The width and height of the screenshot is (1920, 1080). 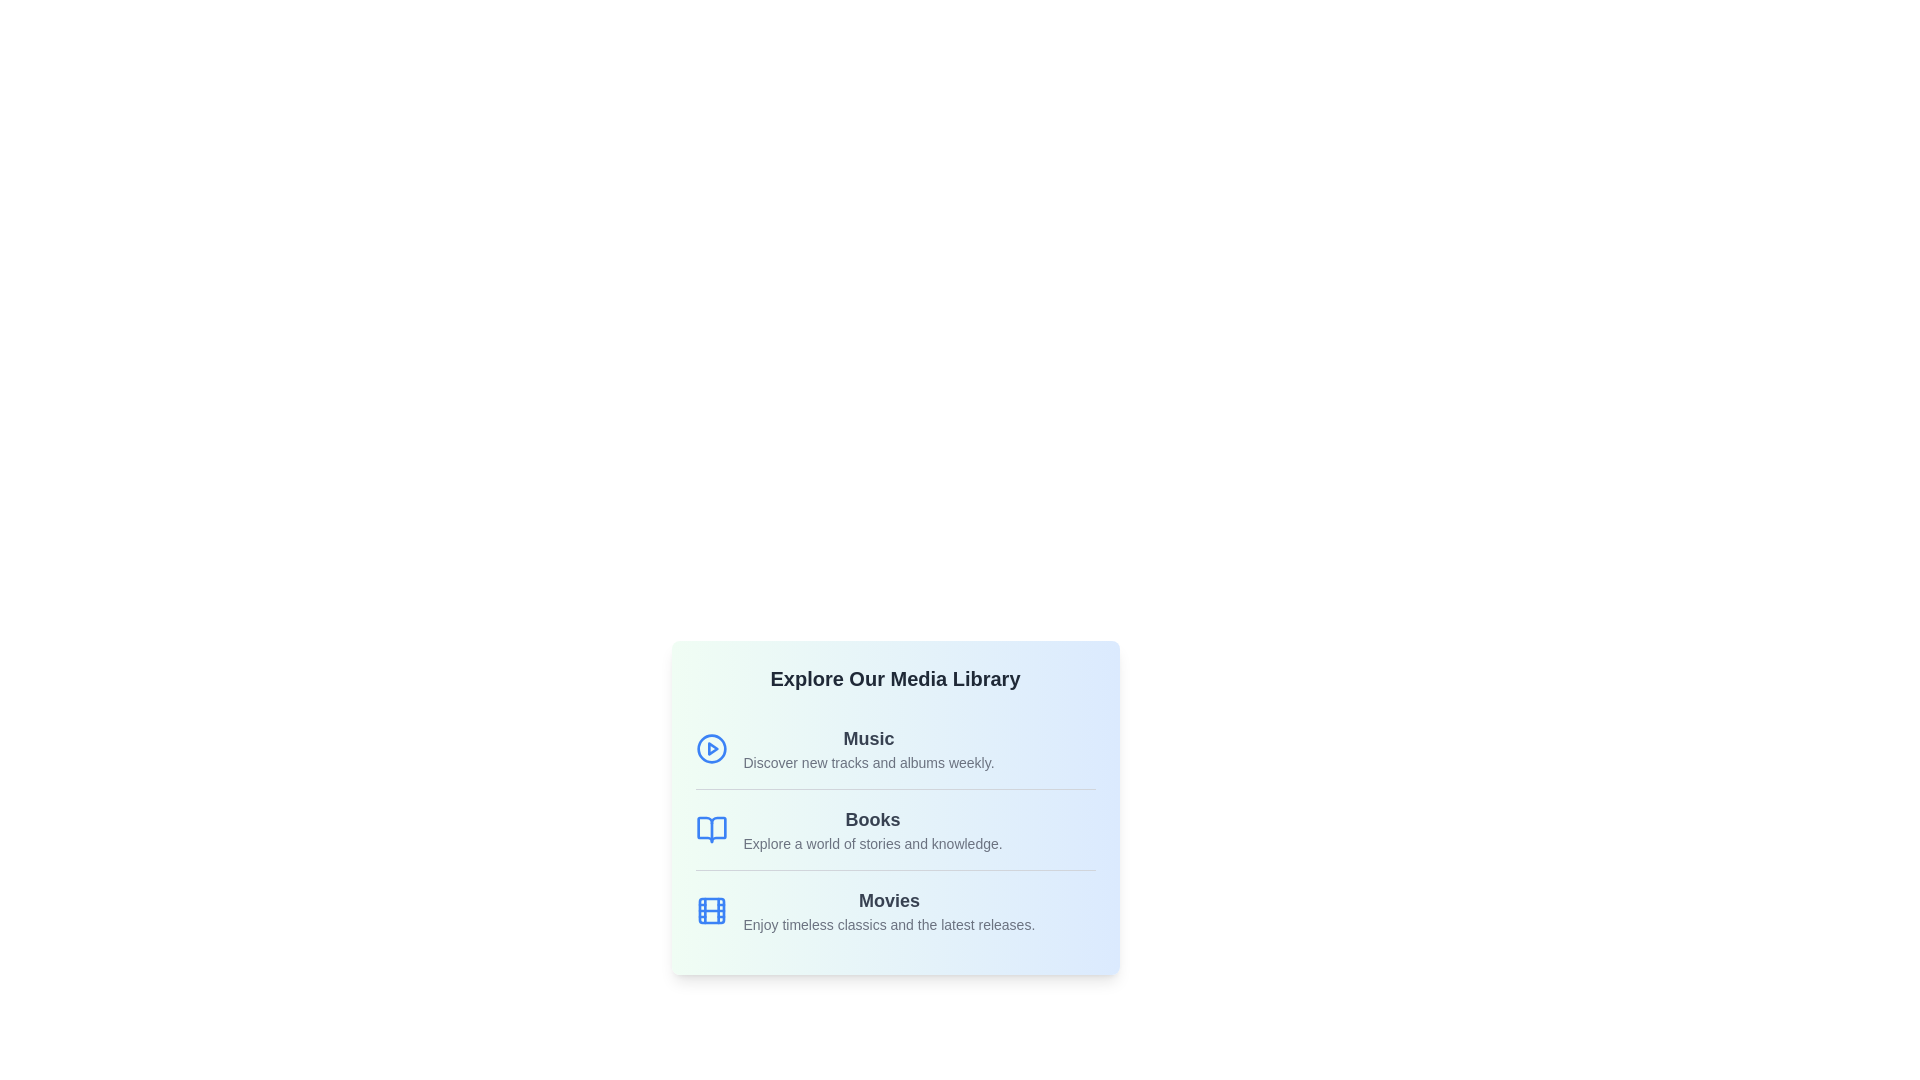 What do you see at coordinates (873, 820) in the screenshot?
I see `the 'Books' category description` at bounding box center [873, 820].